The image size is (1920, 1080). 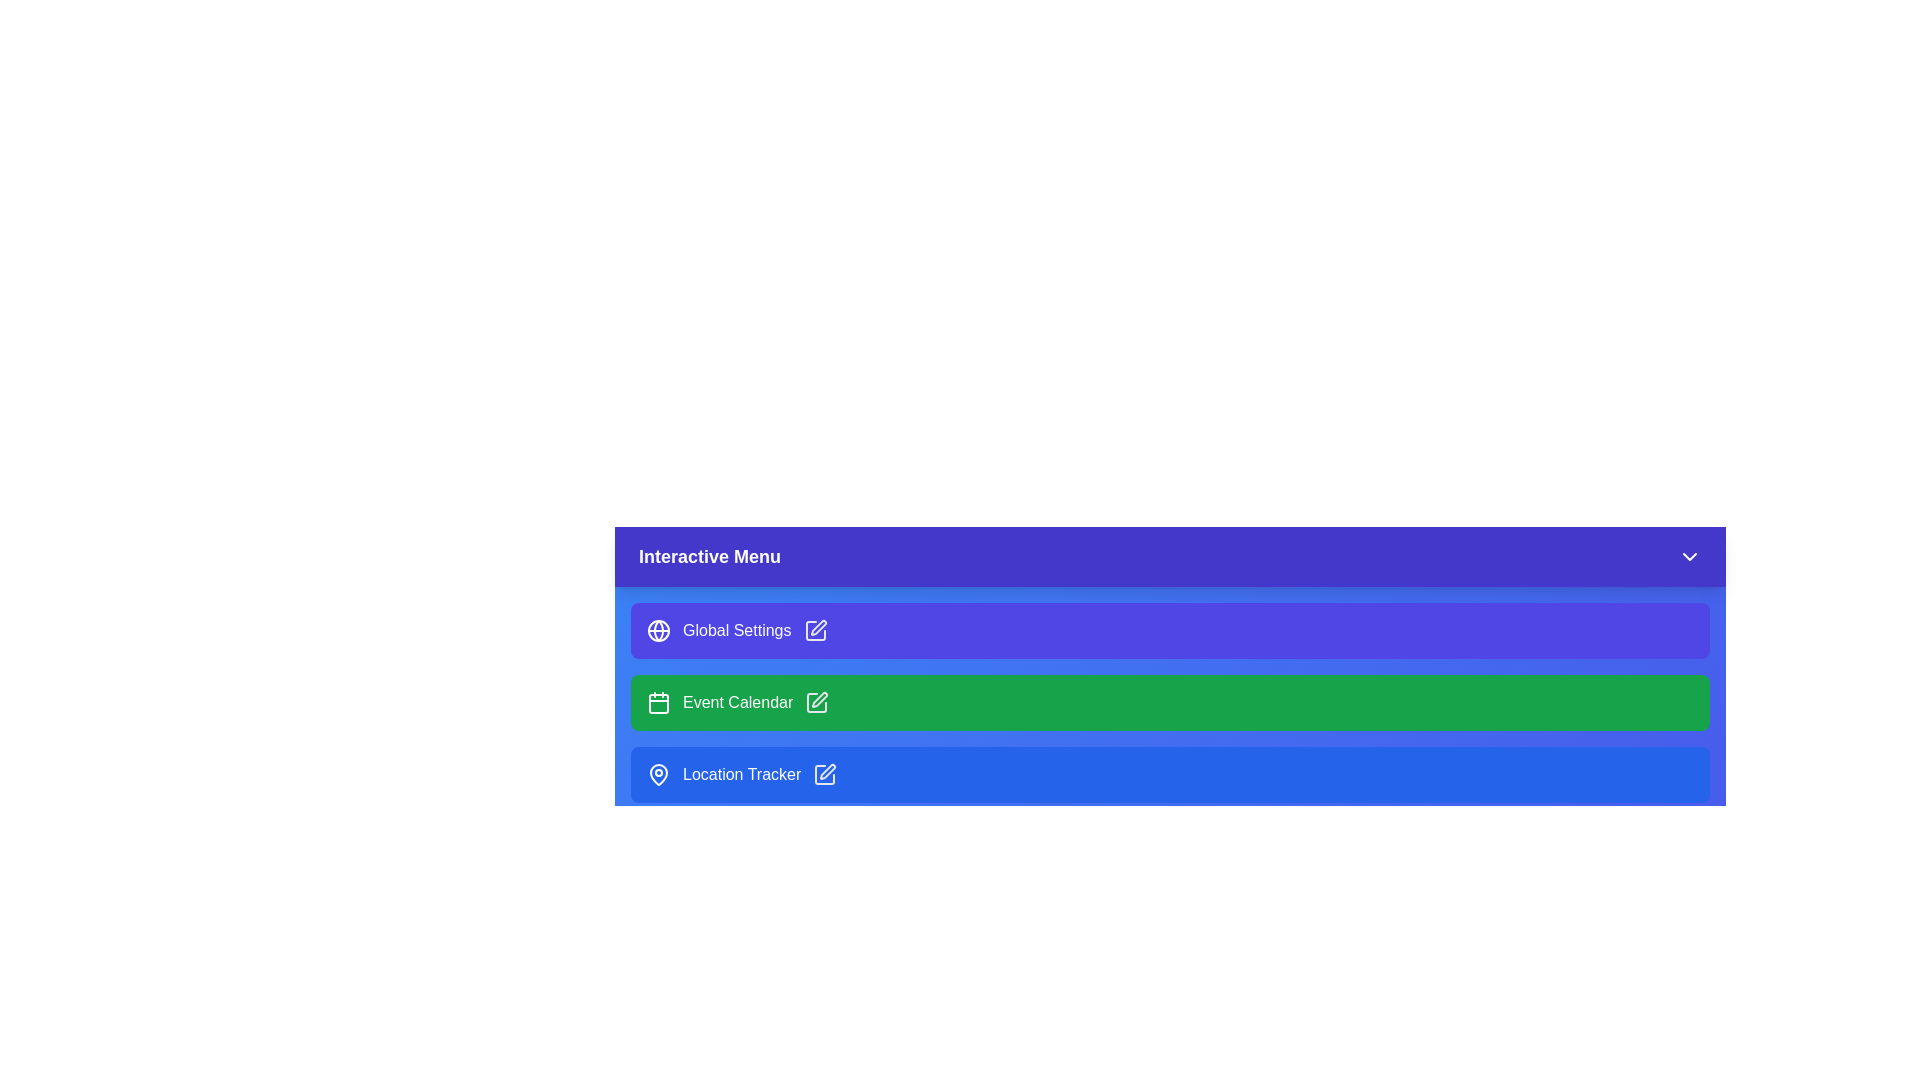 What do you see at coordinates (1170, 774) in the screenshot?
I see `the menu item Location Tracker from the interactive menu` at bounding box center [1170, 774].